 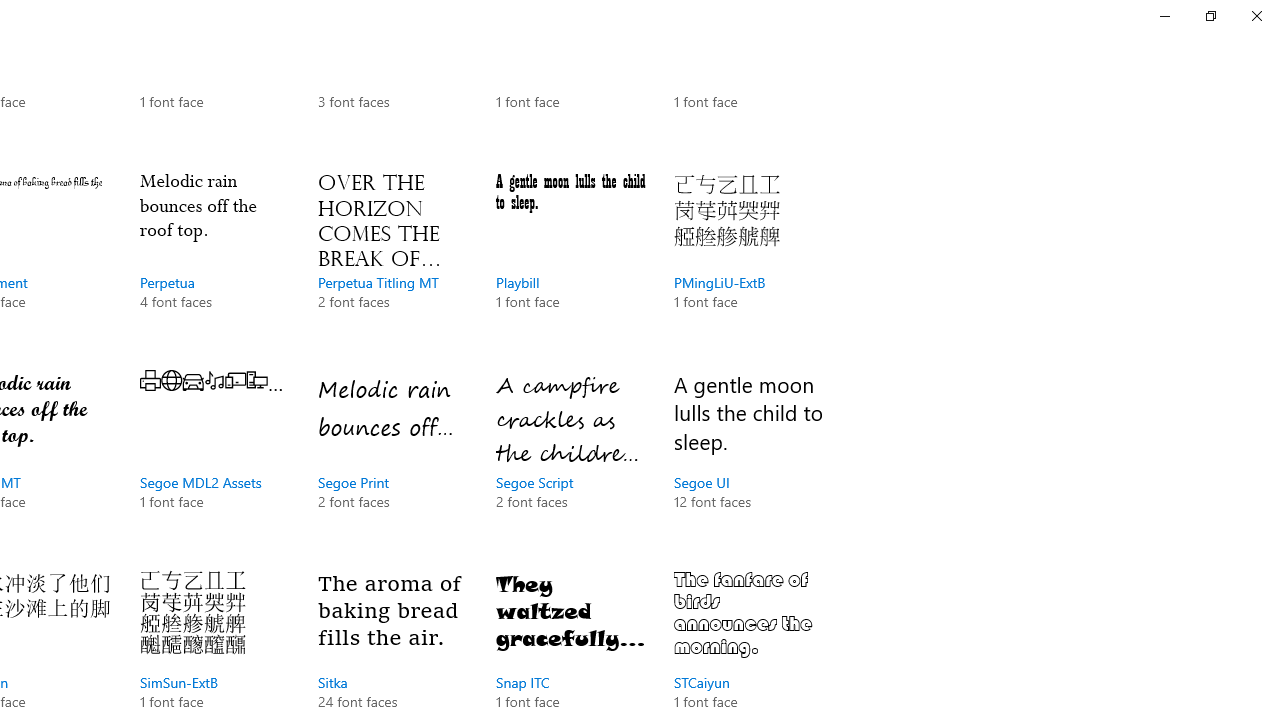 I want to click on 'Segoe MDL2 Assets, 1 font face', so click(x=215, y=460).